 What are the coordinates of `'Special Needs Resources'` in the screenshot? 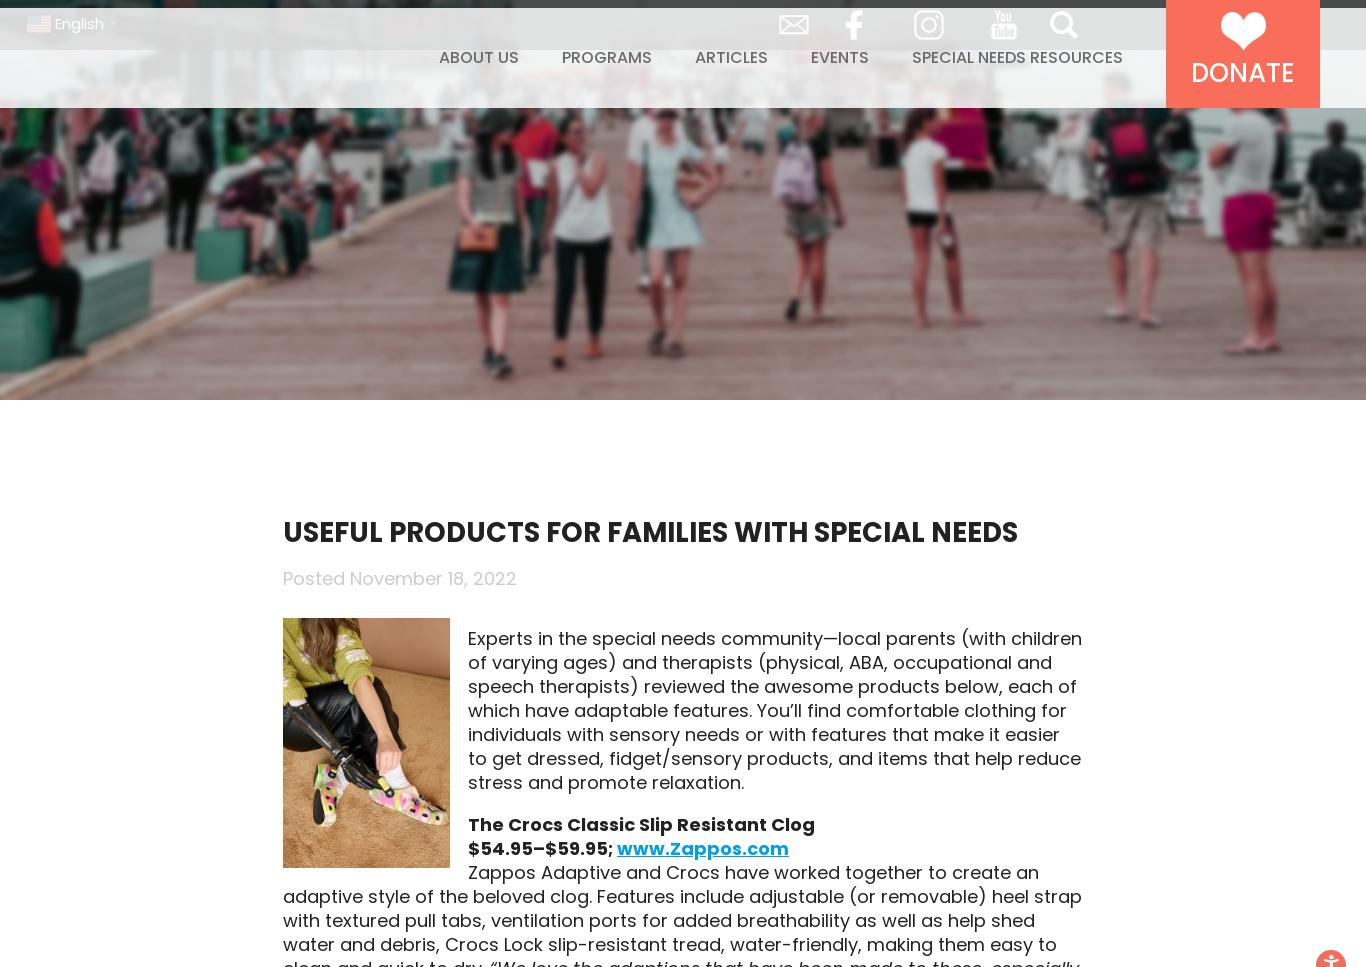 It's located at (1017, 99).